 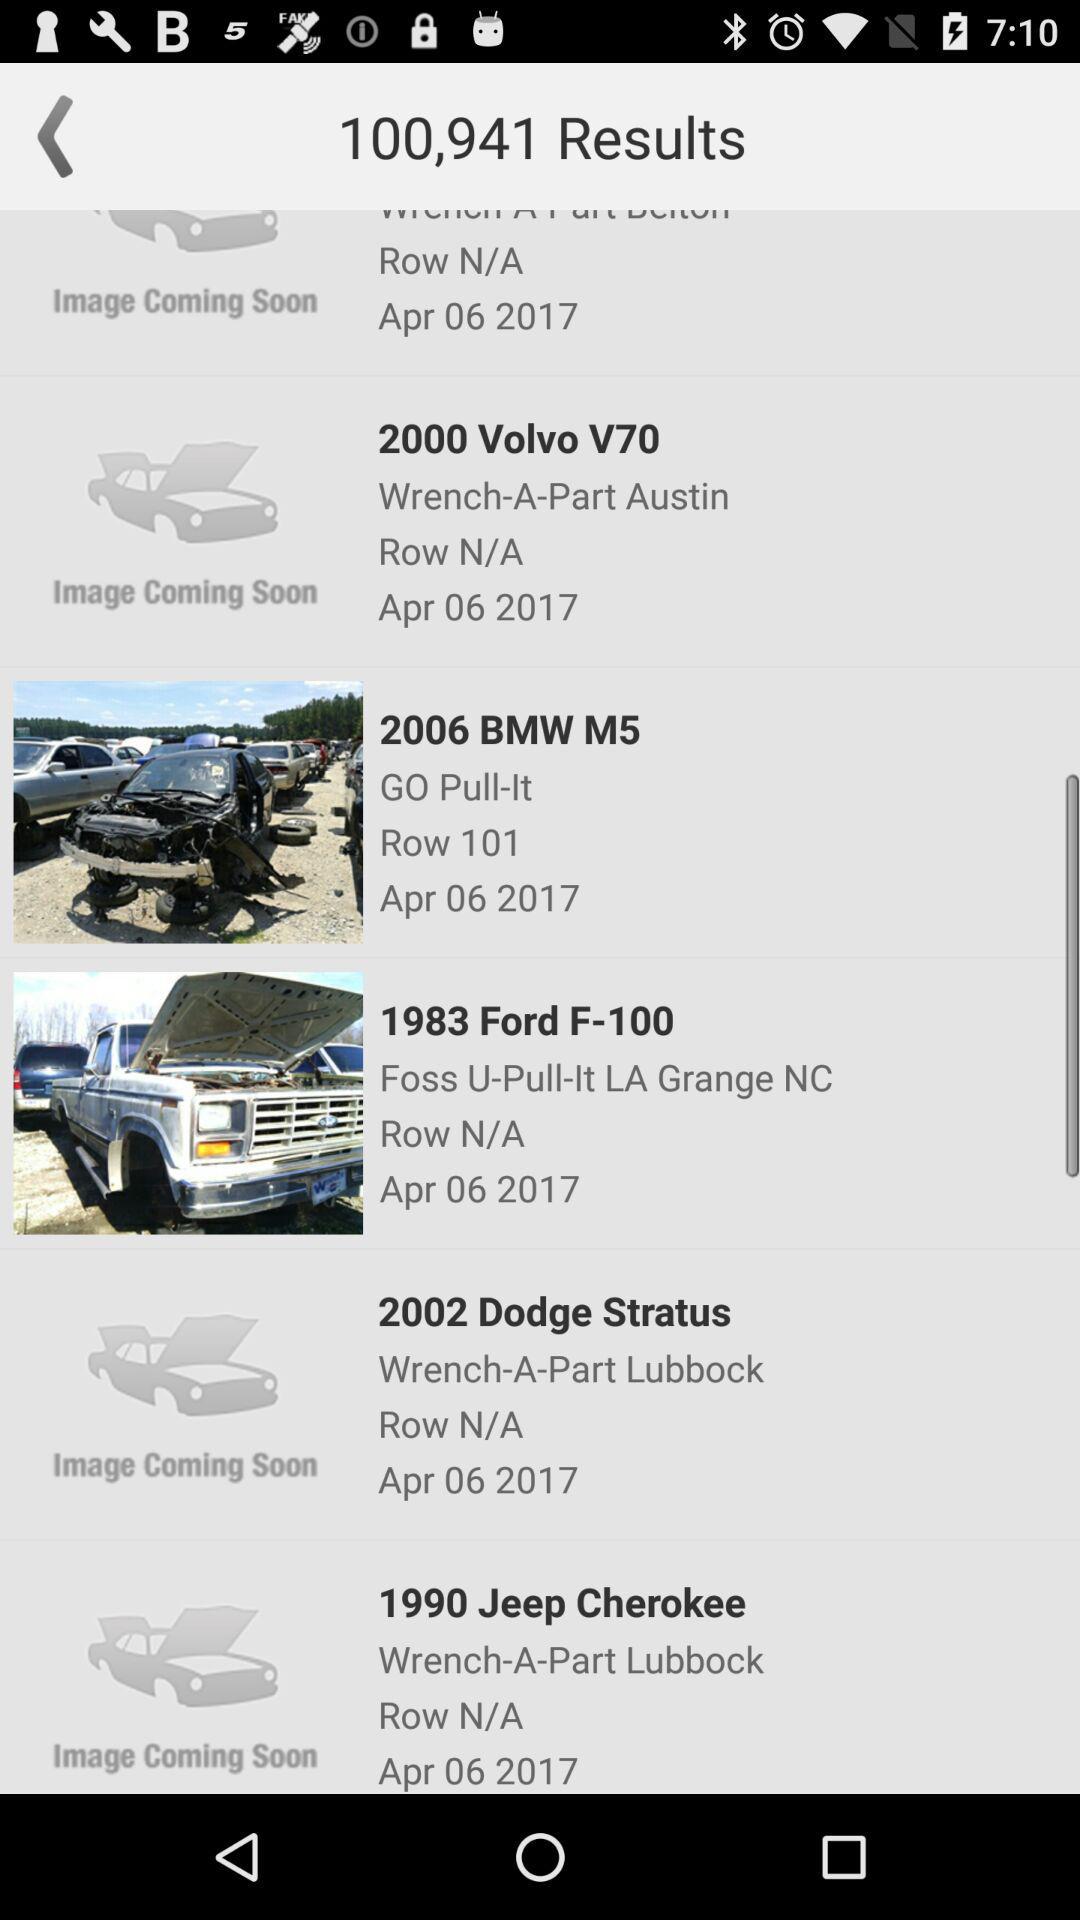 What do you see at coordinates (728, 727) in the screenshot?
I see `the item below apr 06 2017 app` at bounding box center [728, 727].